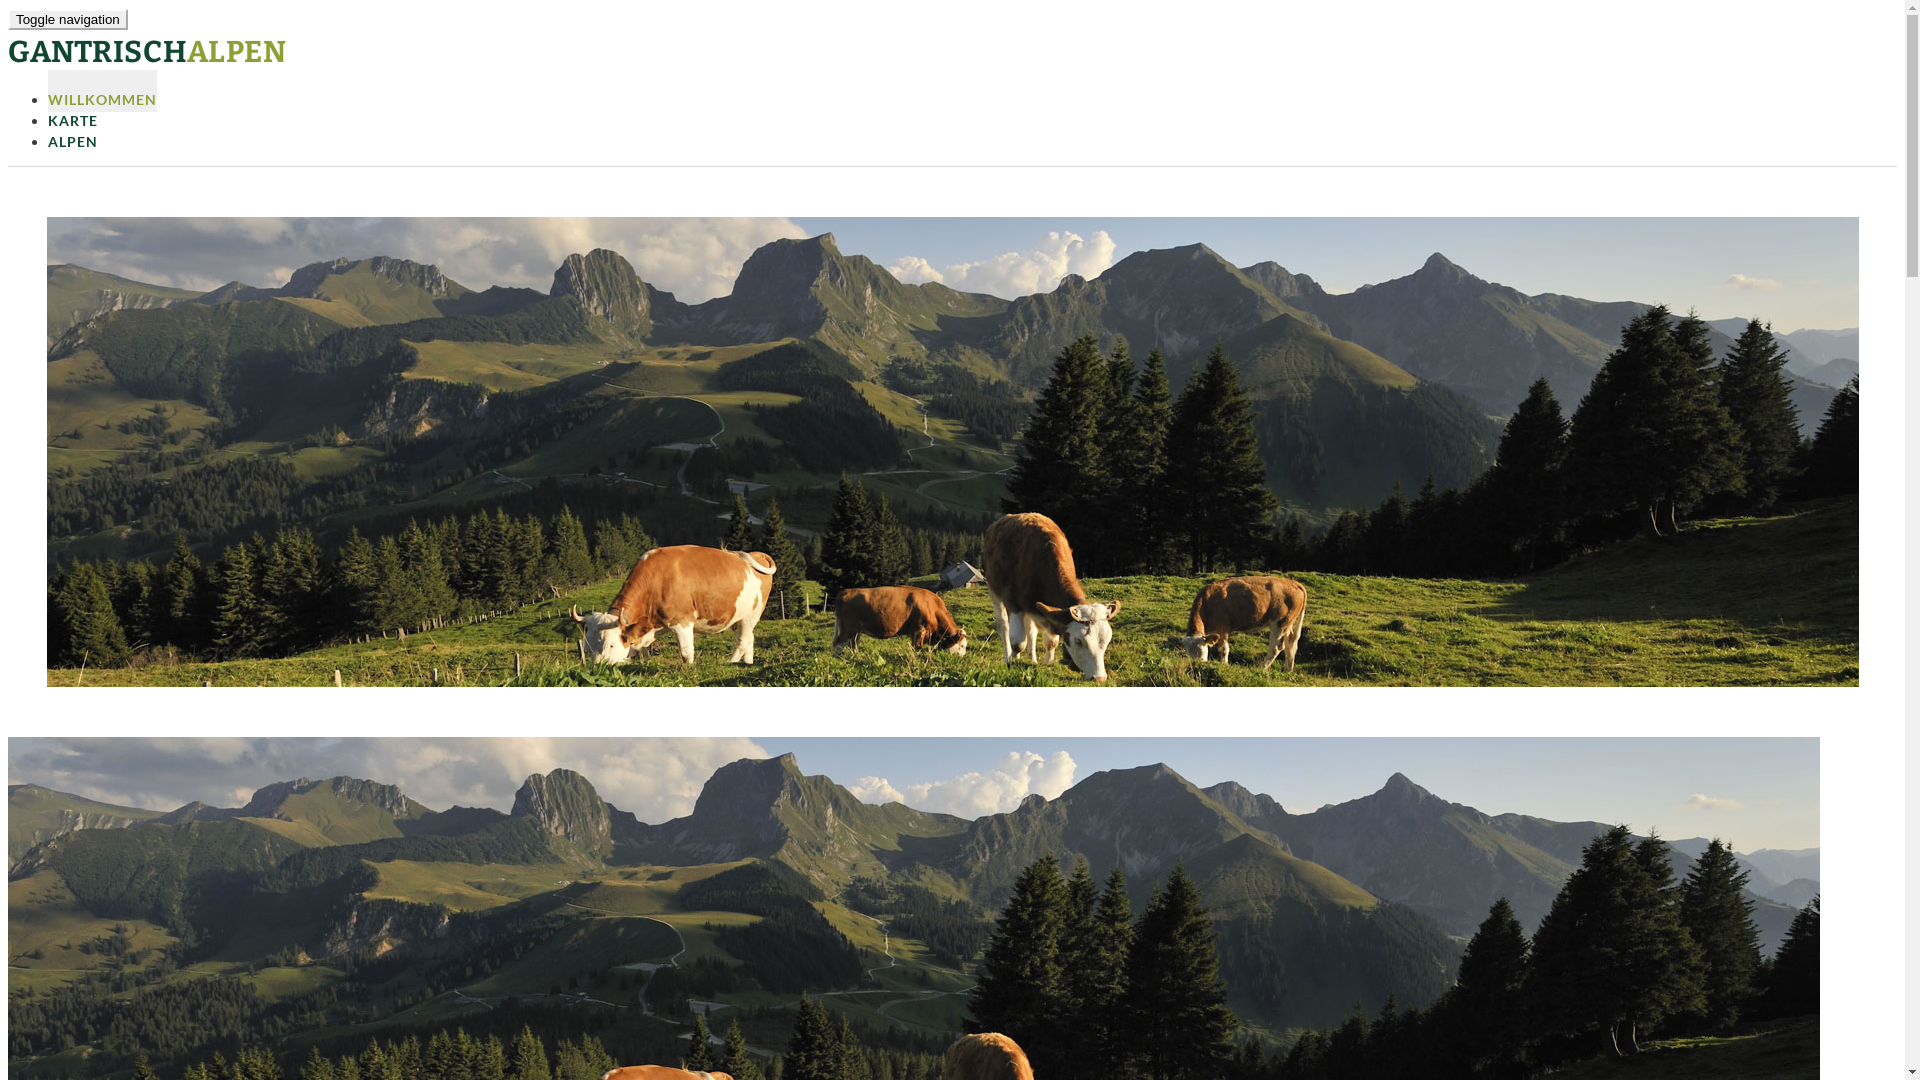  Describe the element at coordinates (72, 132) in the screenshot. I see `'ALPEN'` at that location.